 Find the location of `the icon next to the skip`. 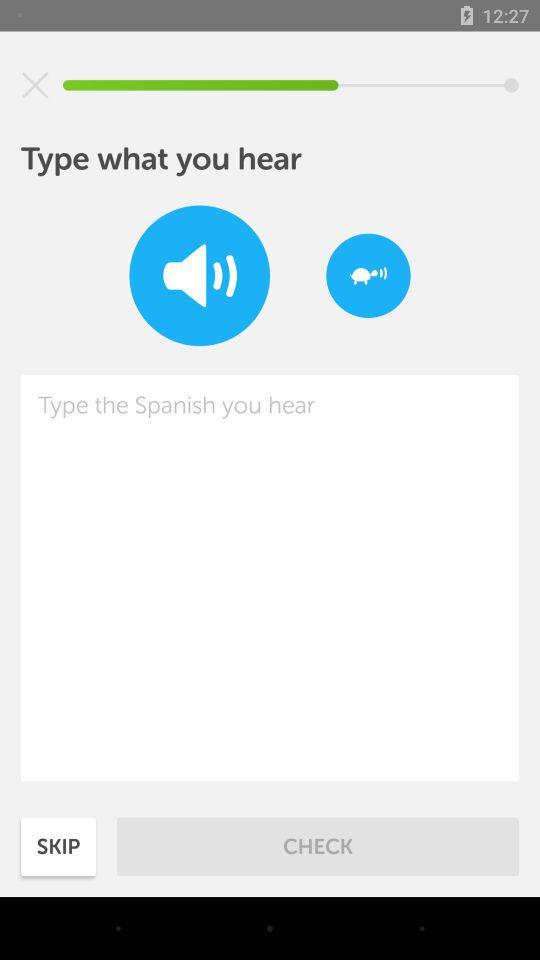

the icon next to the skip is located at coordinates (318, 845).